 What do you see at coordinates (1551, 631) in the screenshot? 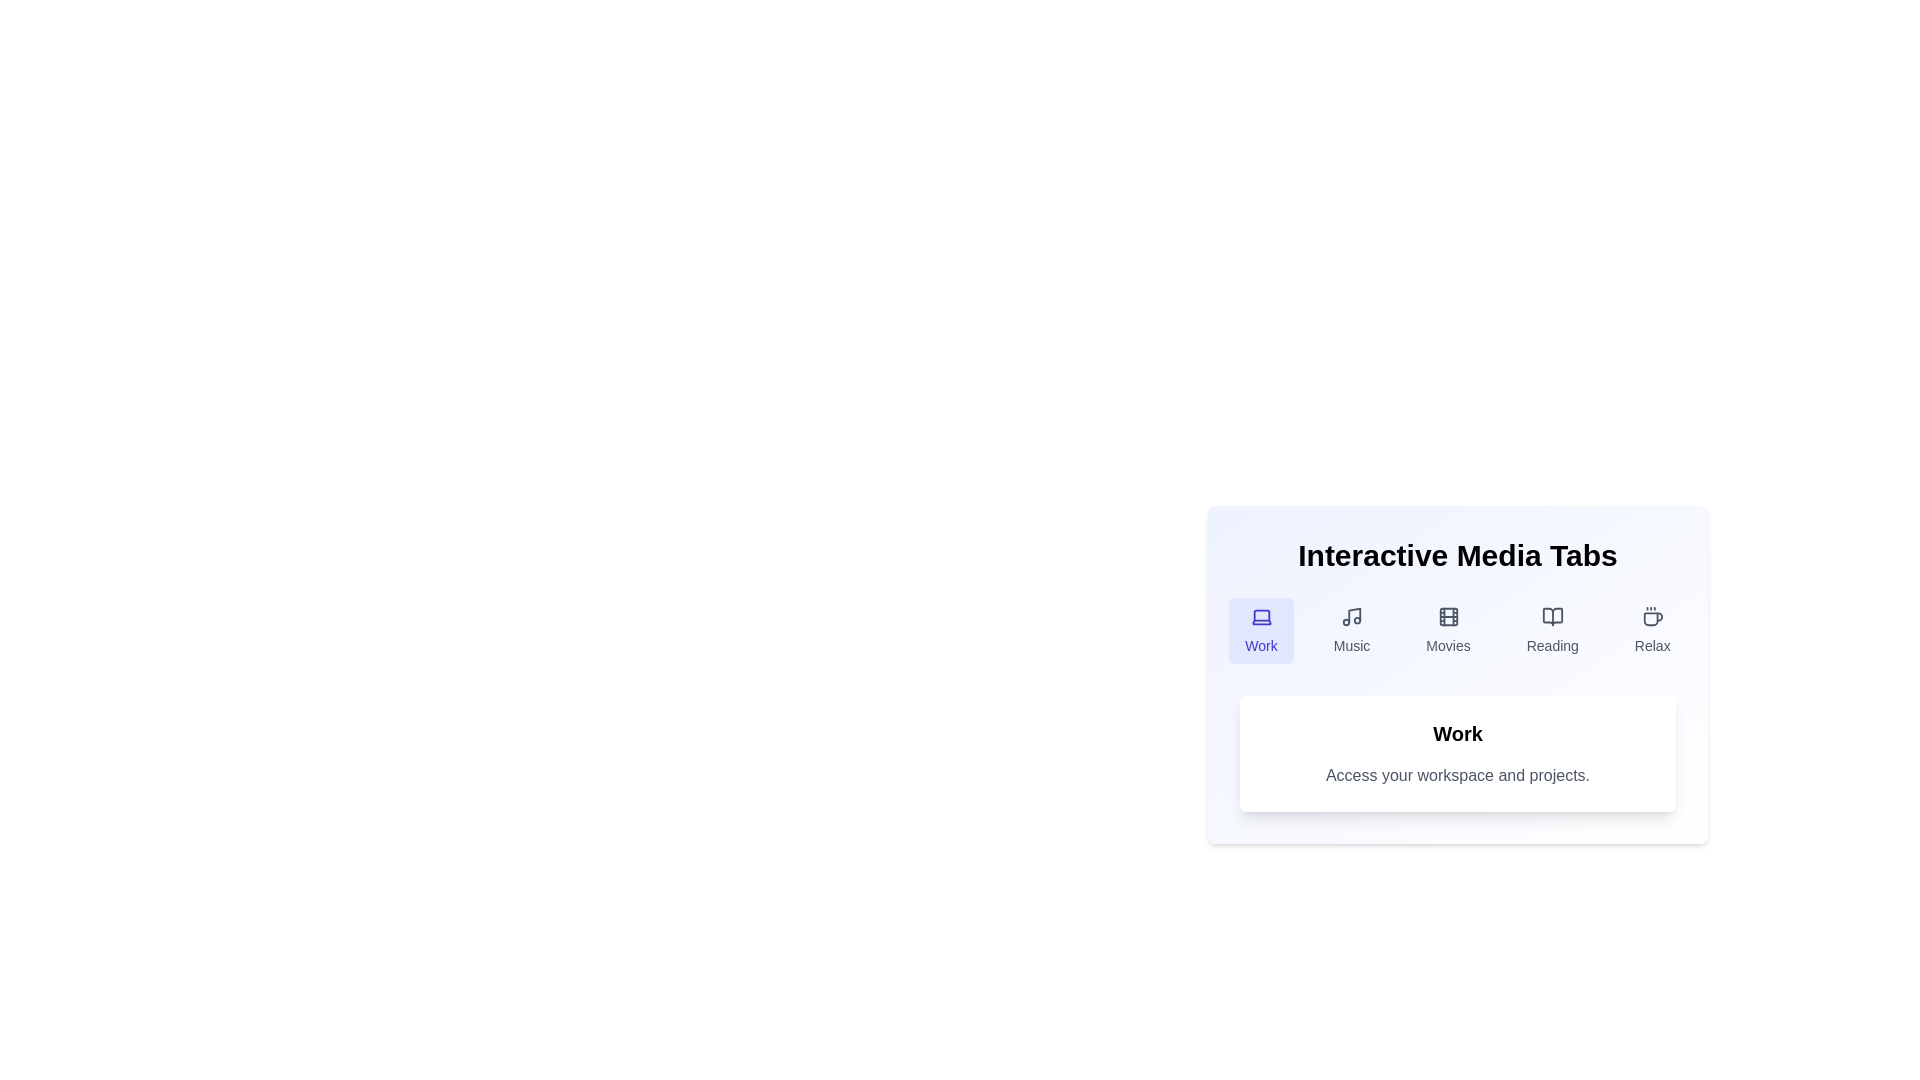
I see `the tab labeled Reading to observe the hover effect` at bounding box center [1551, 631].